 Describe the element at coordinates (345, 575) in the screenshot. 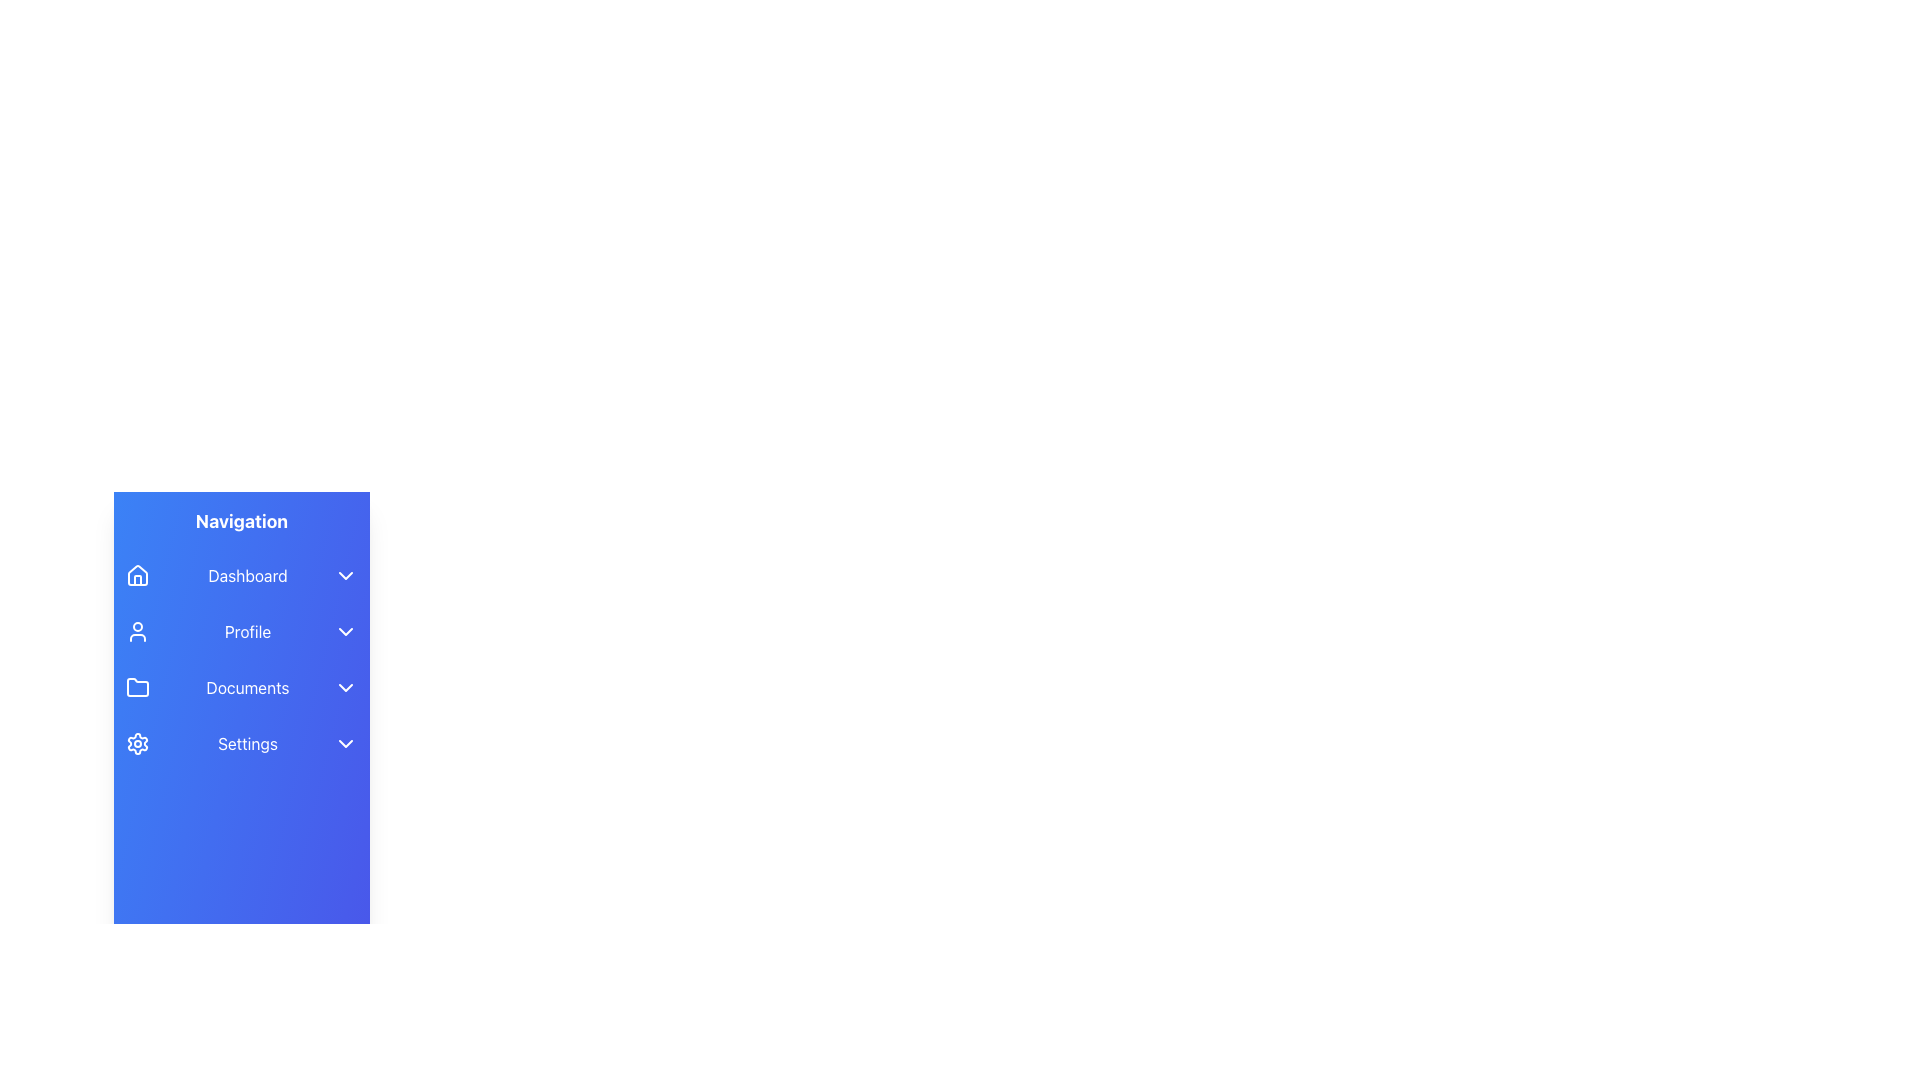

I see `the Dropdown indicator icon next to the 'Dashboard' label` at that location.